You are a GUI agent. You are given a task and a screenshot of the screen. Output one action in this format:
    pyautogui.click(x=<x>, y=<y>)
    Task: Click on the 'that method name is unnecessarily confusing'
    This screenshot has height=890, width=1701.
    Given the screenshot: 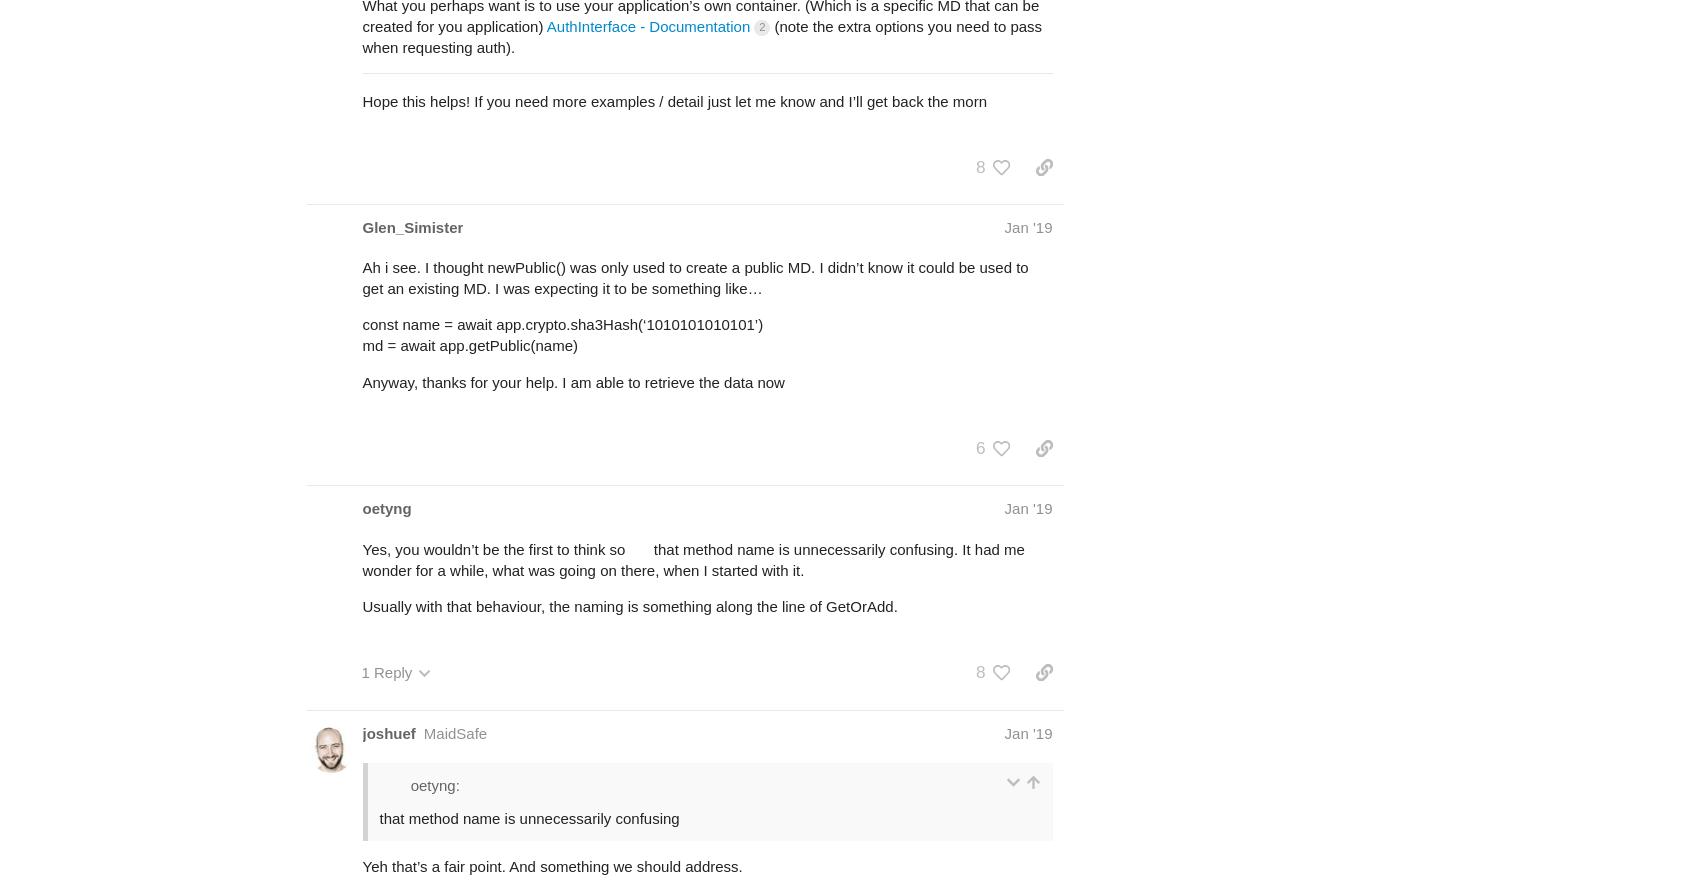 What is the action you would take?
    pyautogui.click(x=529, y=817)
    